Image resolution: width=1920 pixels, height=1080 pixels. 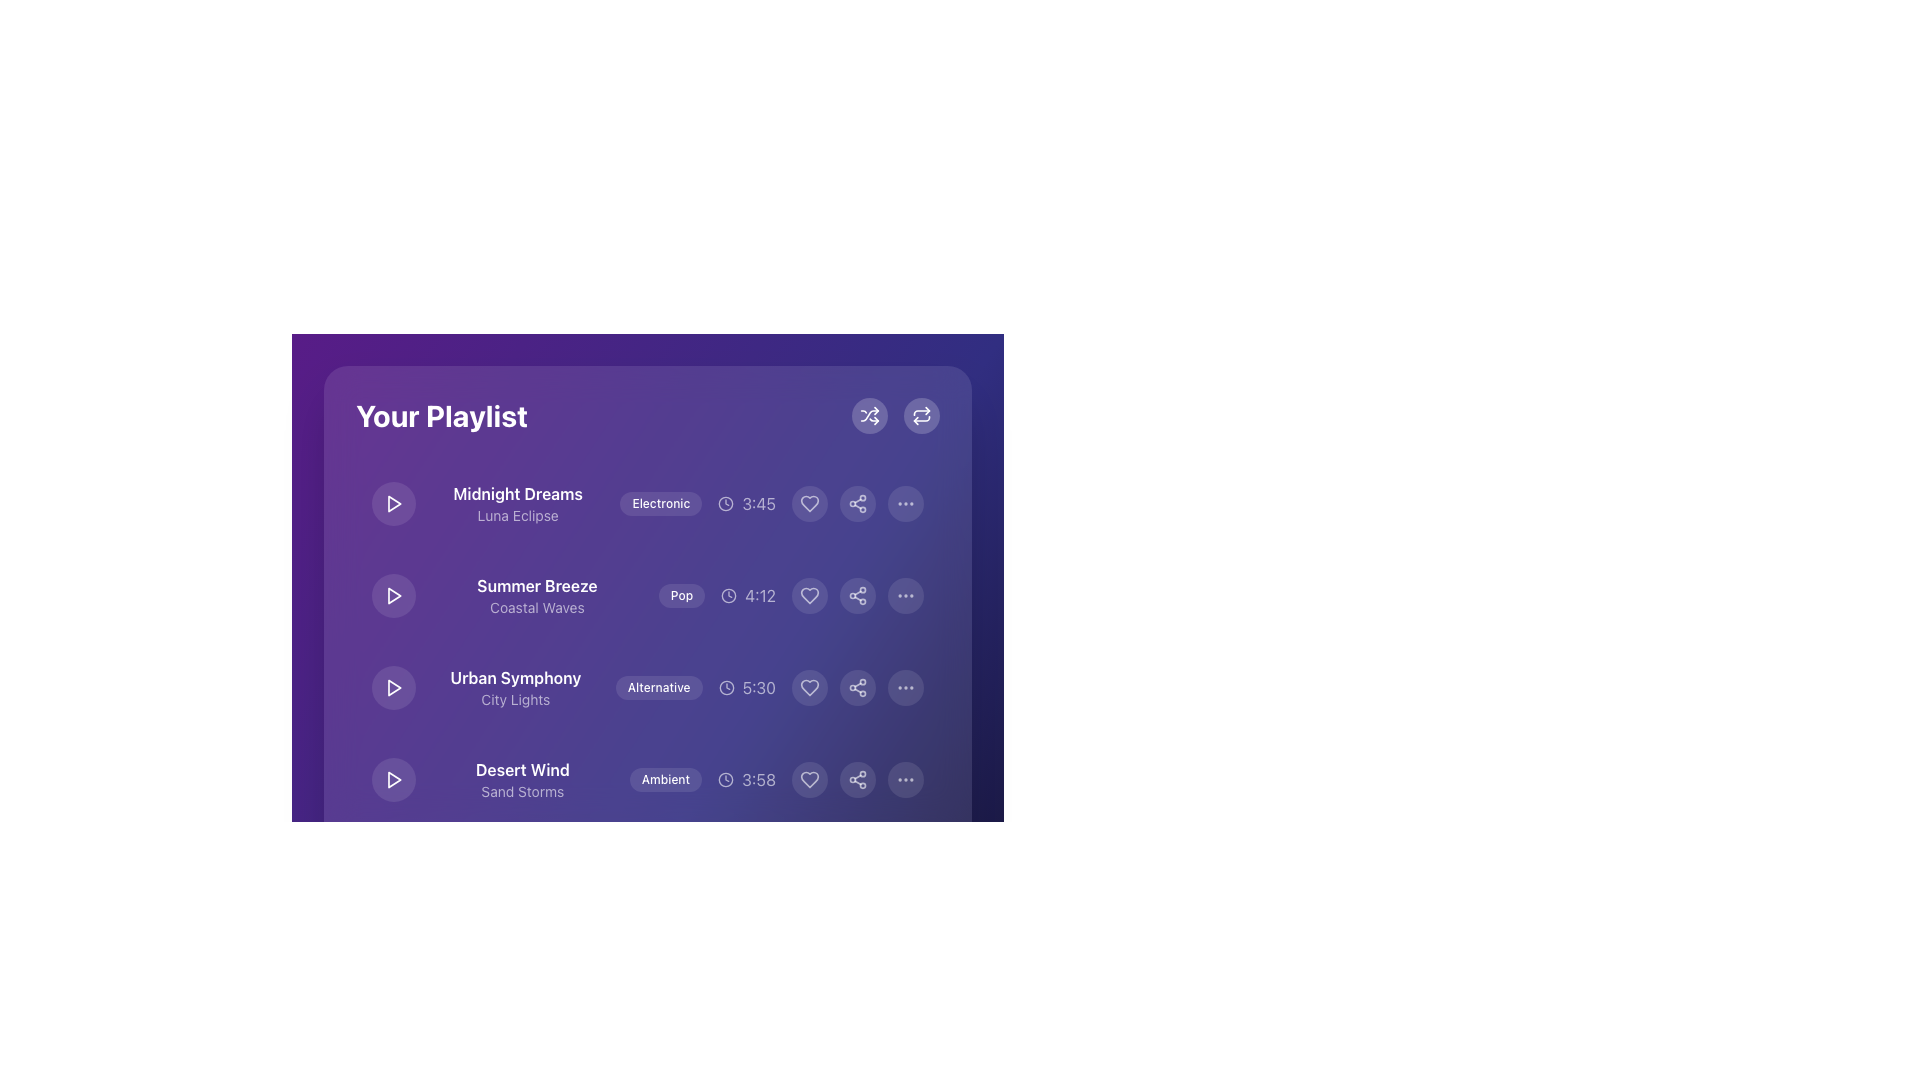 What do you see at coordinates (537, 585) in the screenshot?
I see `the static text label that identifies the second entry of the playlist, located above the text 'Coastal Waves'` at bounding box center [537, 585].